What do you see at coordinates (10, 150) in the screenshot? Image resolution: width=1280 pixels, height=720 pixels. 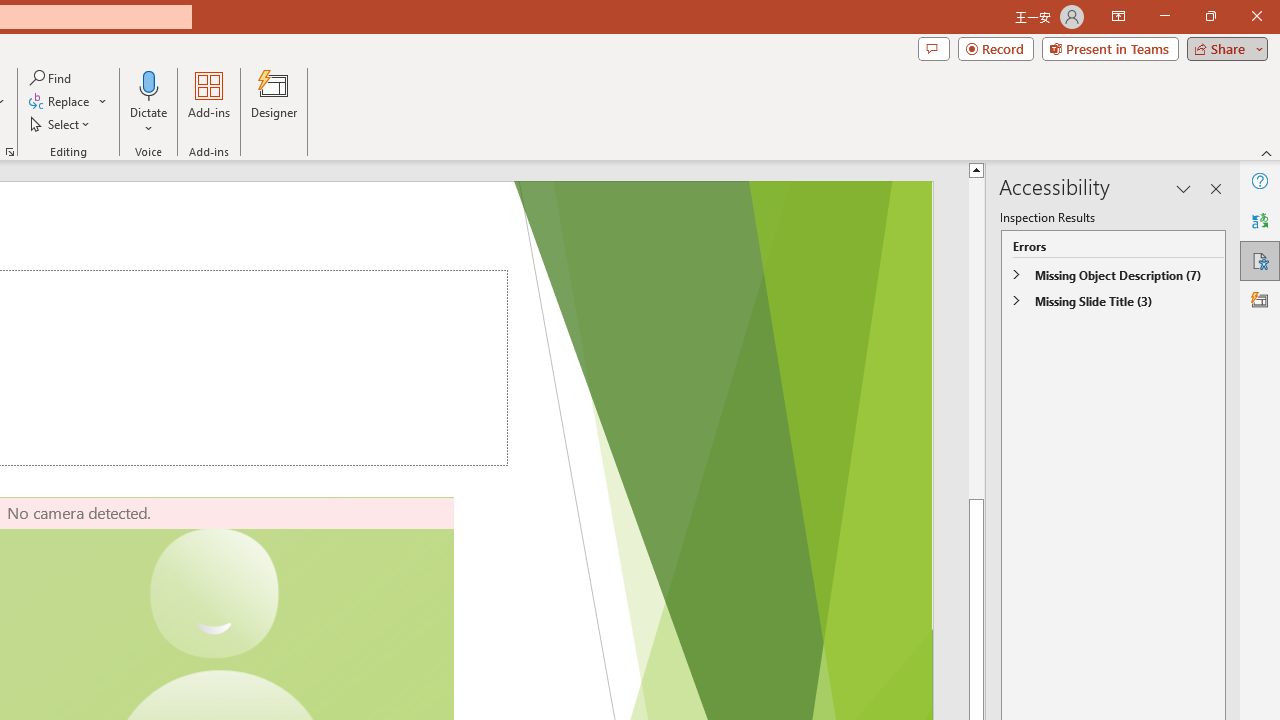 I see `'Format Object...'` at bounding box center [10, 150].